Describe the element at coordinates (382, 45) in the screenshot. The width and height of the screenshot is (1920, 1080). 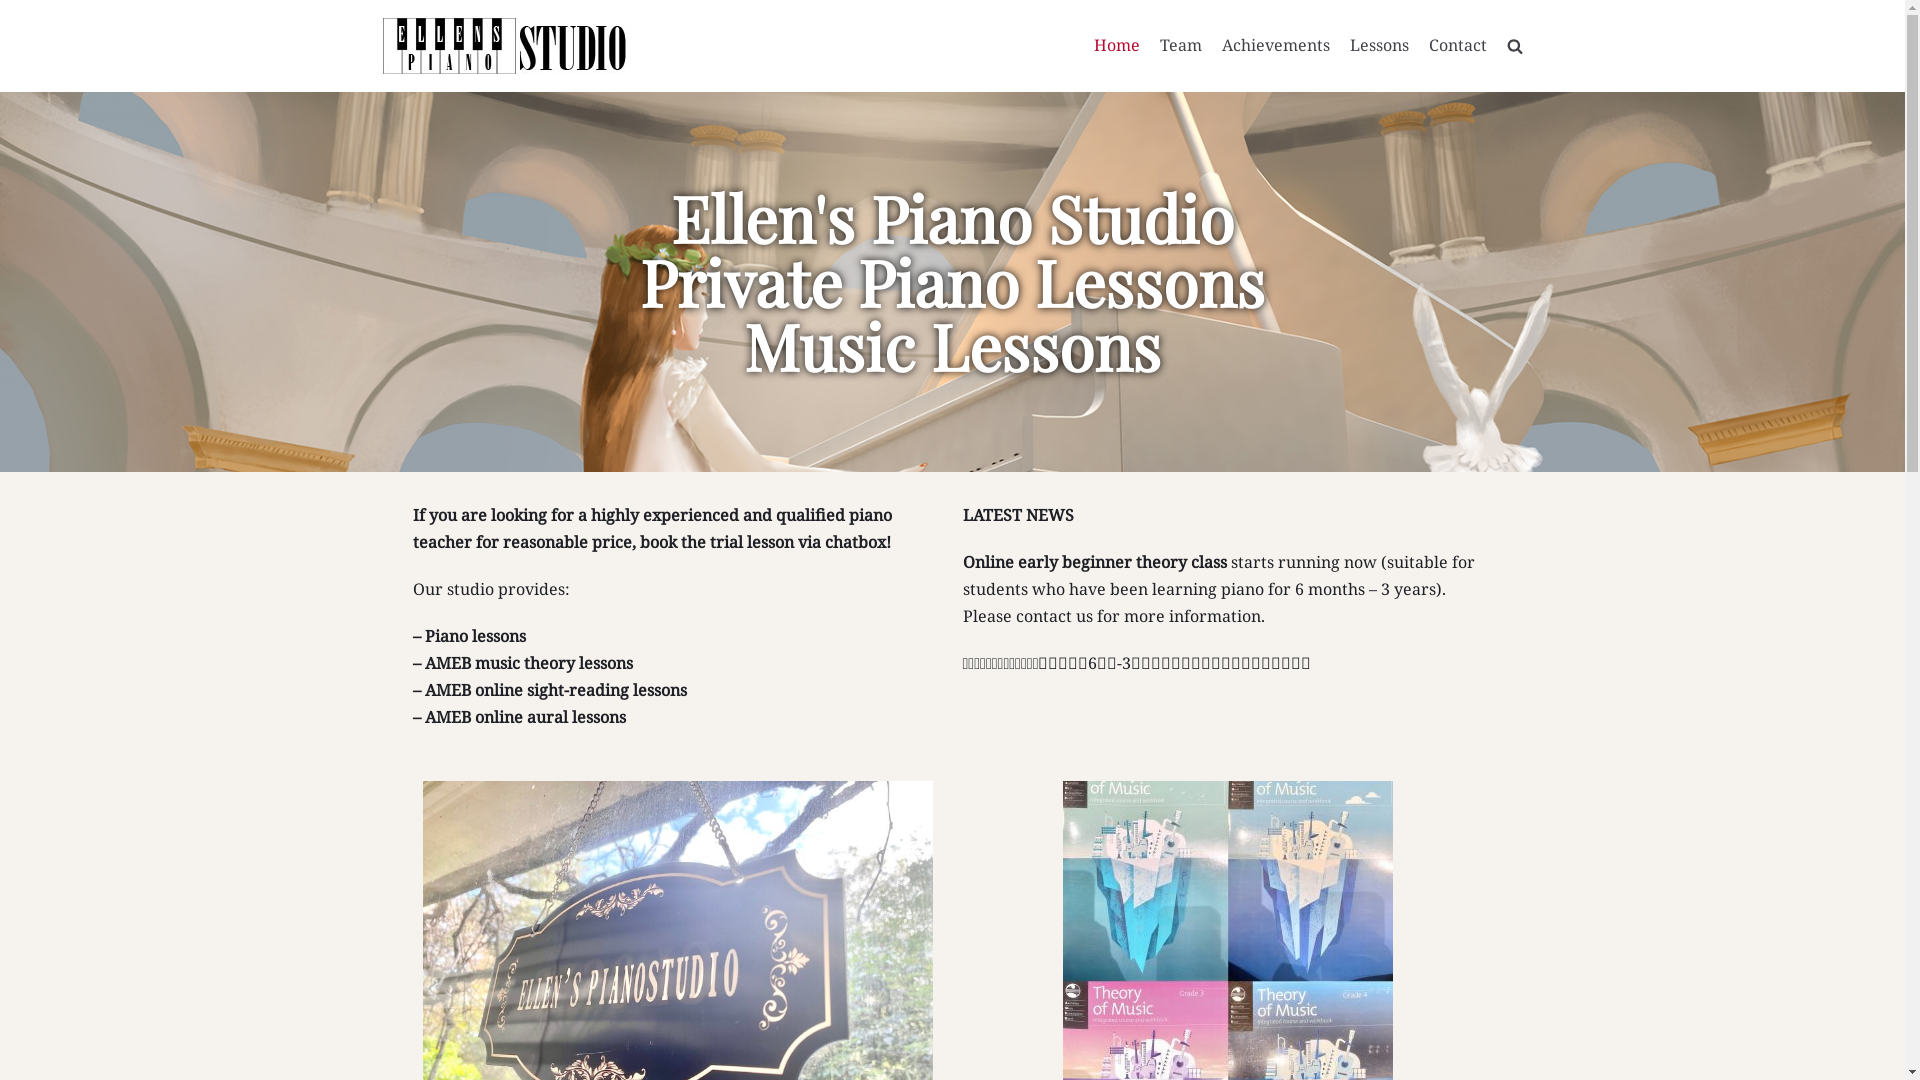
I see `'Ellens Piano Studio Sydney'` at that location.